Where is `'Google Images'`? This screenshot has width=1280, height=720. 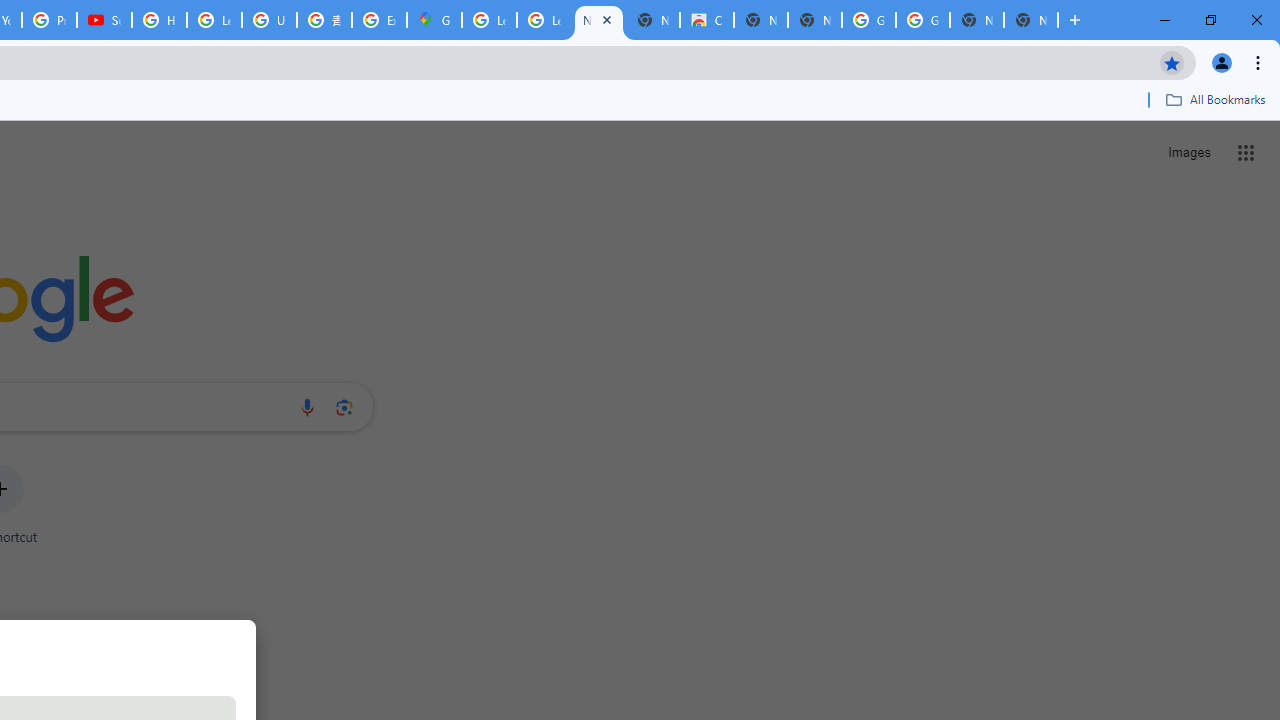
'Google Images' is located at coordinates (921, 20).